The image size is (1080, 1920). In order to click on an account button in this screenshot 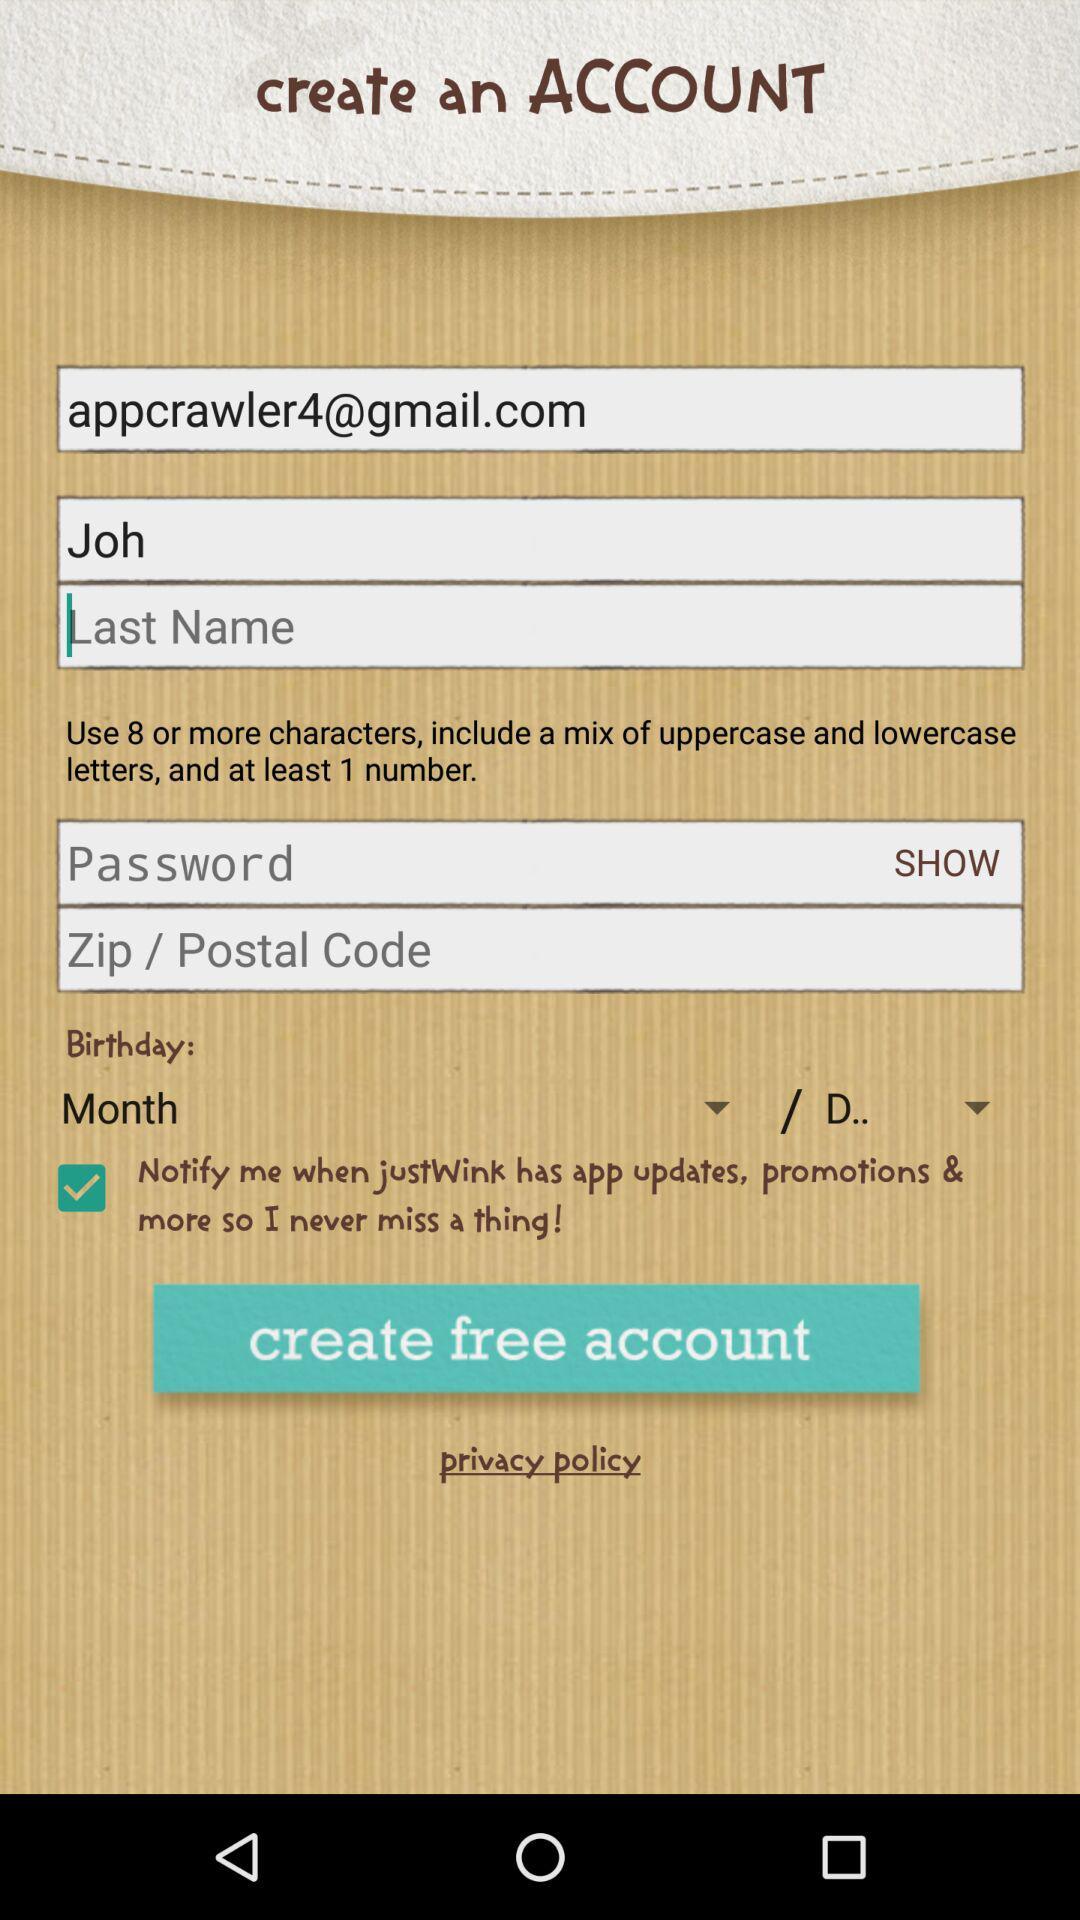, I will do `click(540, 1352)`.